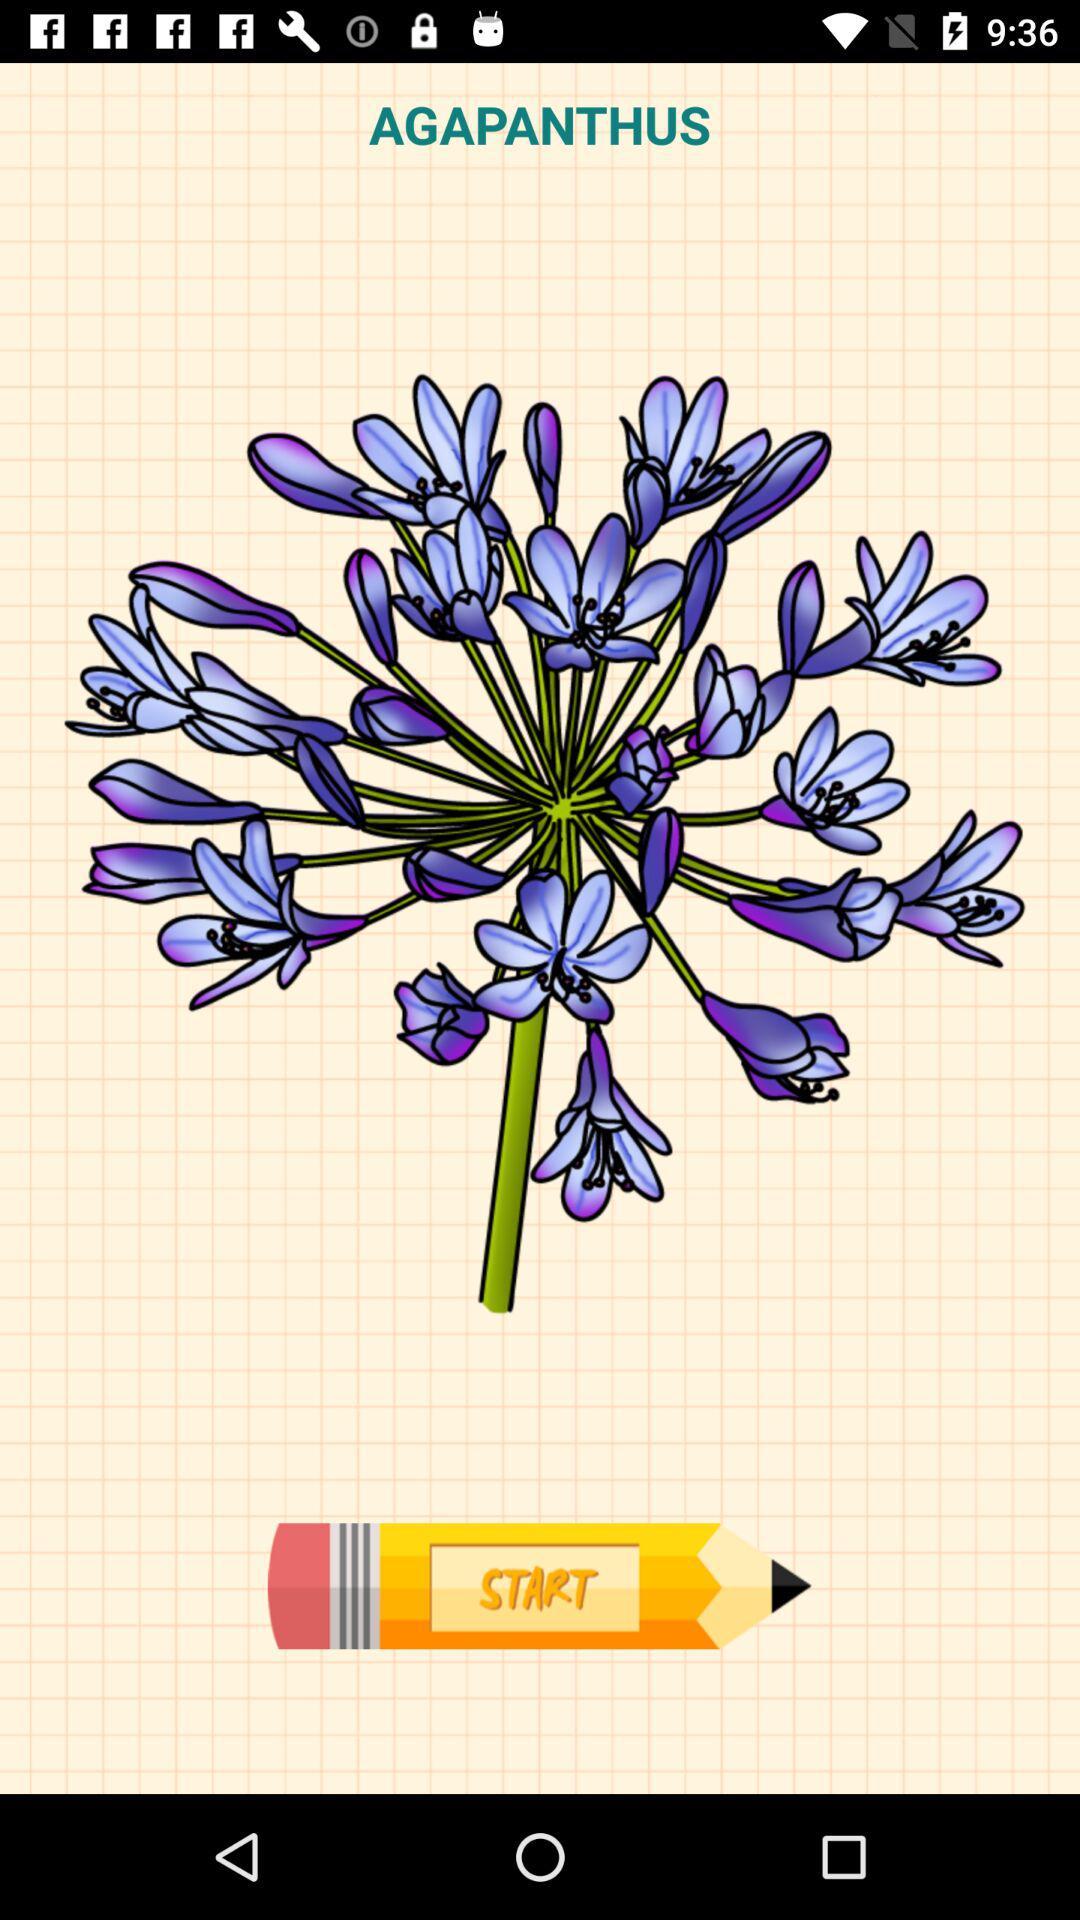 The image size is (1080, 1920). I want to click on start button, so click(538, 1585).